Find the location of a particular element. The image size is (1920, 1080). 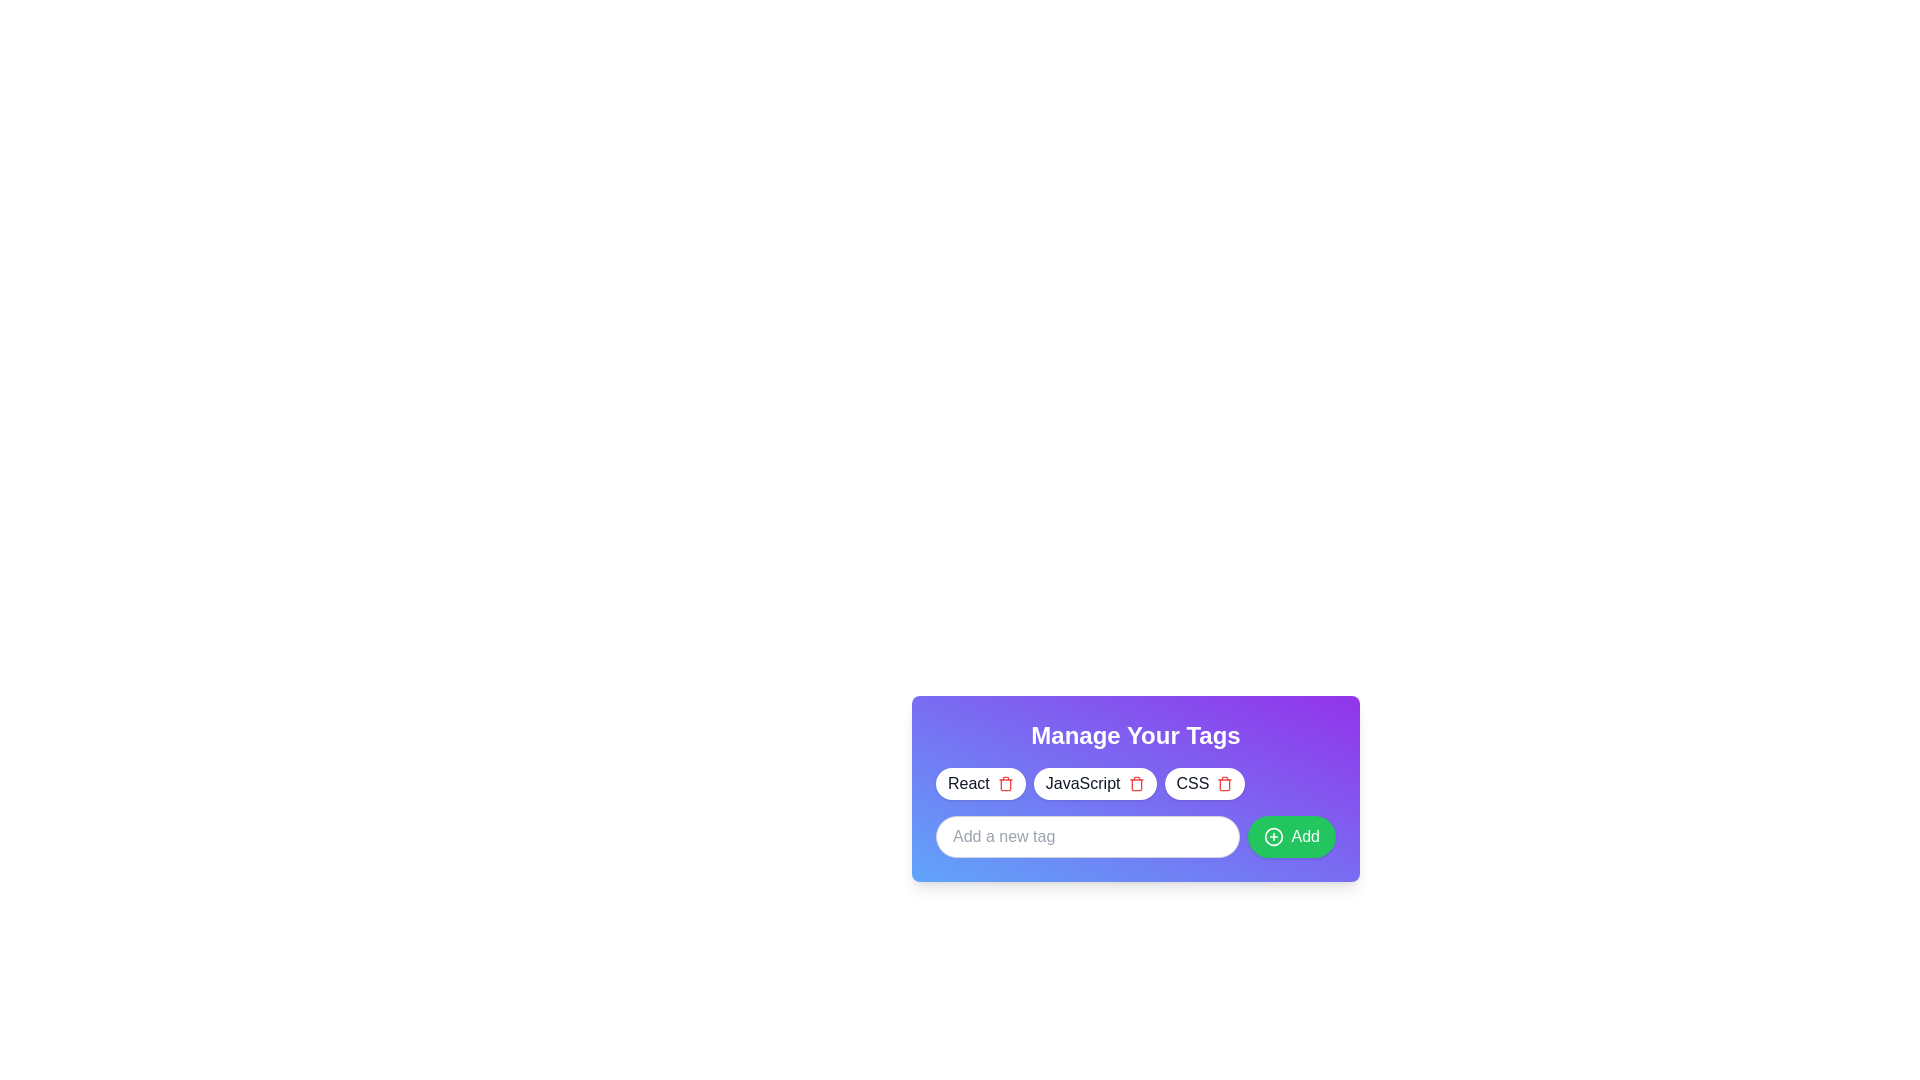

the delete icon of the second tag labeled 'JavaScript' in the 'Manage Your Tags' section is located at coordinates (1094, 782).